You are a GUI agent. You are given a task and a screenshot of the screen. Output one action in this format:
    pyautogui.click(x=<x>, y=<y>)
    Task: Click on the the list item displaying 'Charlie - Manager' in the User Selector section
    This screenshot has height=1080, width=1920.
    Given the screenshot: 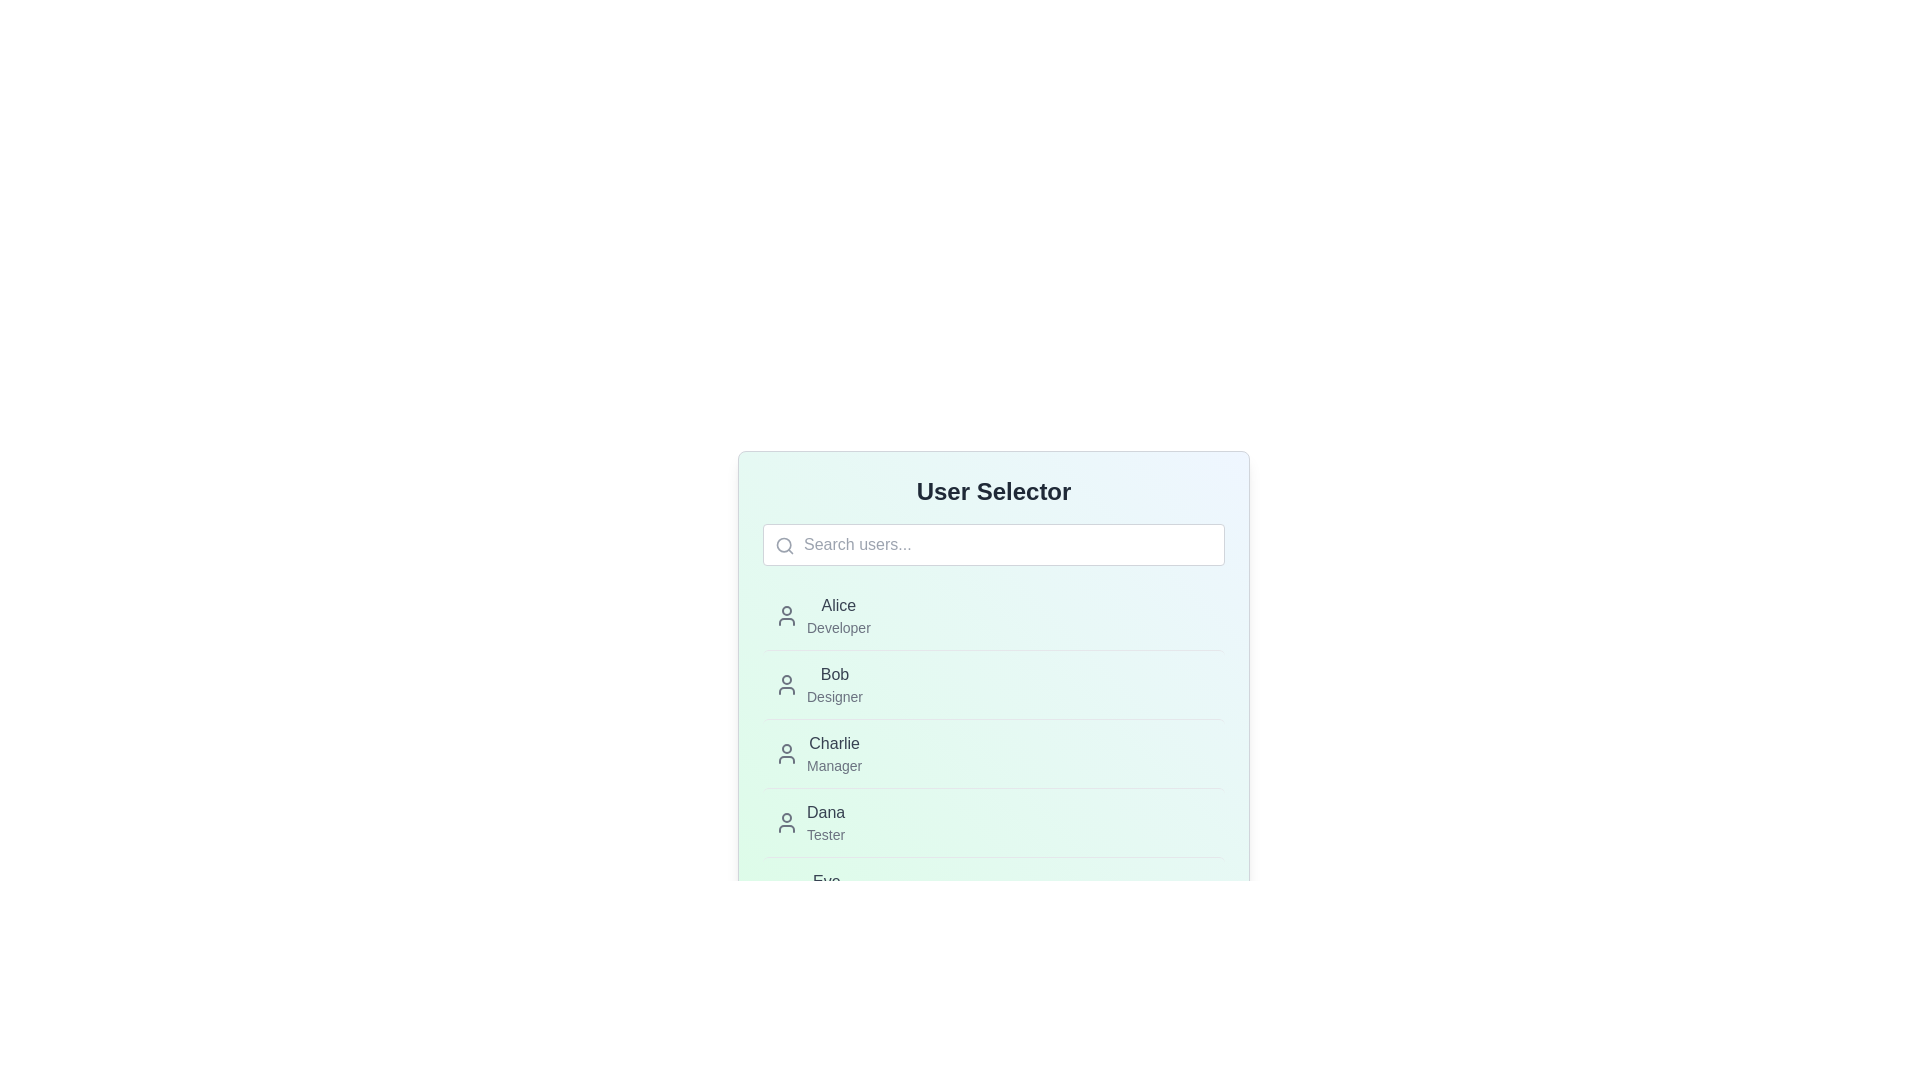 What is the action you would take?
    pyautogui.click(x=993, y=753)
    